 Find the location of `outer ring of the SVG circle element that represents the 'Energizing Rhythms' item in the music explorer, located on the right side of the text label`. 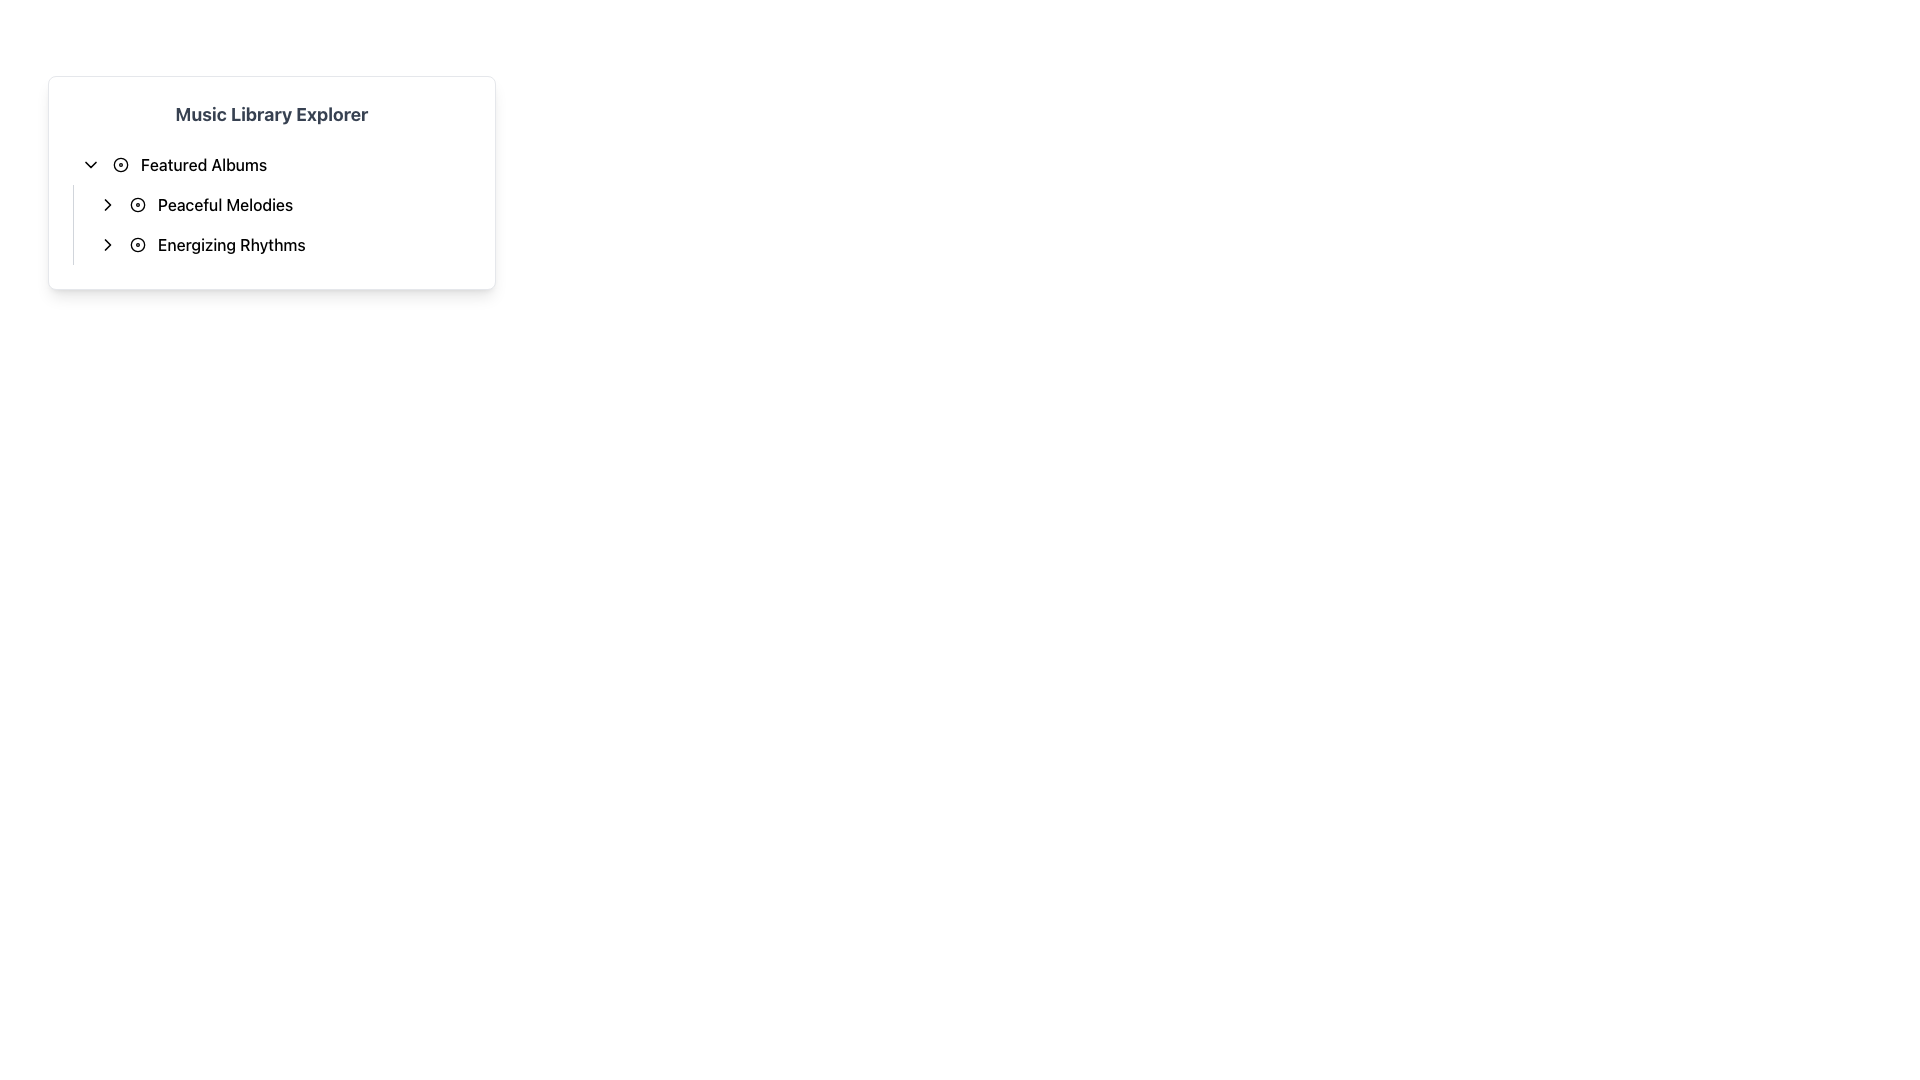

outer ring of the SVG circle element that represents the 'Energizing Rhythms' item in the music explorer, located on the right side of the text label is located at coordinates (137, 244).